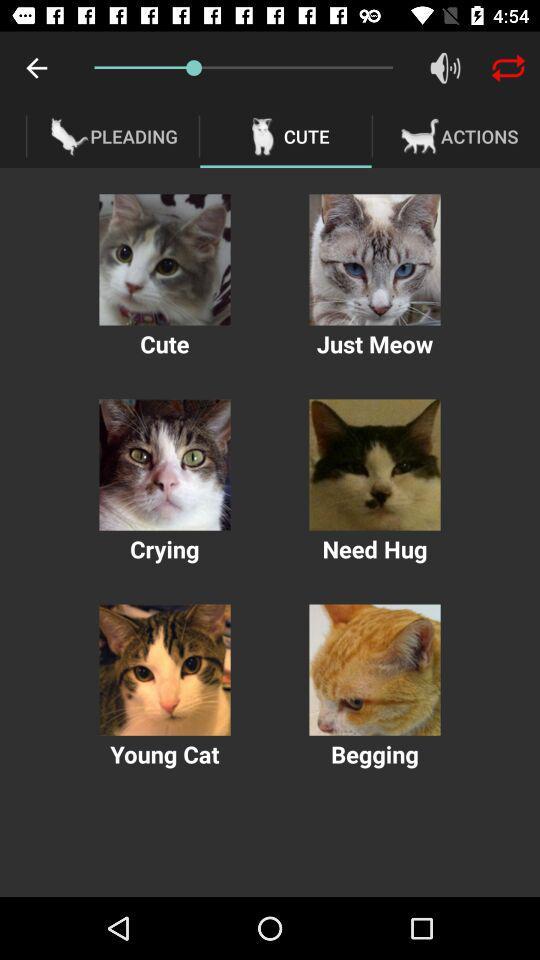 The height and width of the screenshot is (960, 540). What do you see at coordinates (374, 465) in the screenshot?
I see `asks for a virtual hug` at bounding box center [374, 465].